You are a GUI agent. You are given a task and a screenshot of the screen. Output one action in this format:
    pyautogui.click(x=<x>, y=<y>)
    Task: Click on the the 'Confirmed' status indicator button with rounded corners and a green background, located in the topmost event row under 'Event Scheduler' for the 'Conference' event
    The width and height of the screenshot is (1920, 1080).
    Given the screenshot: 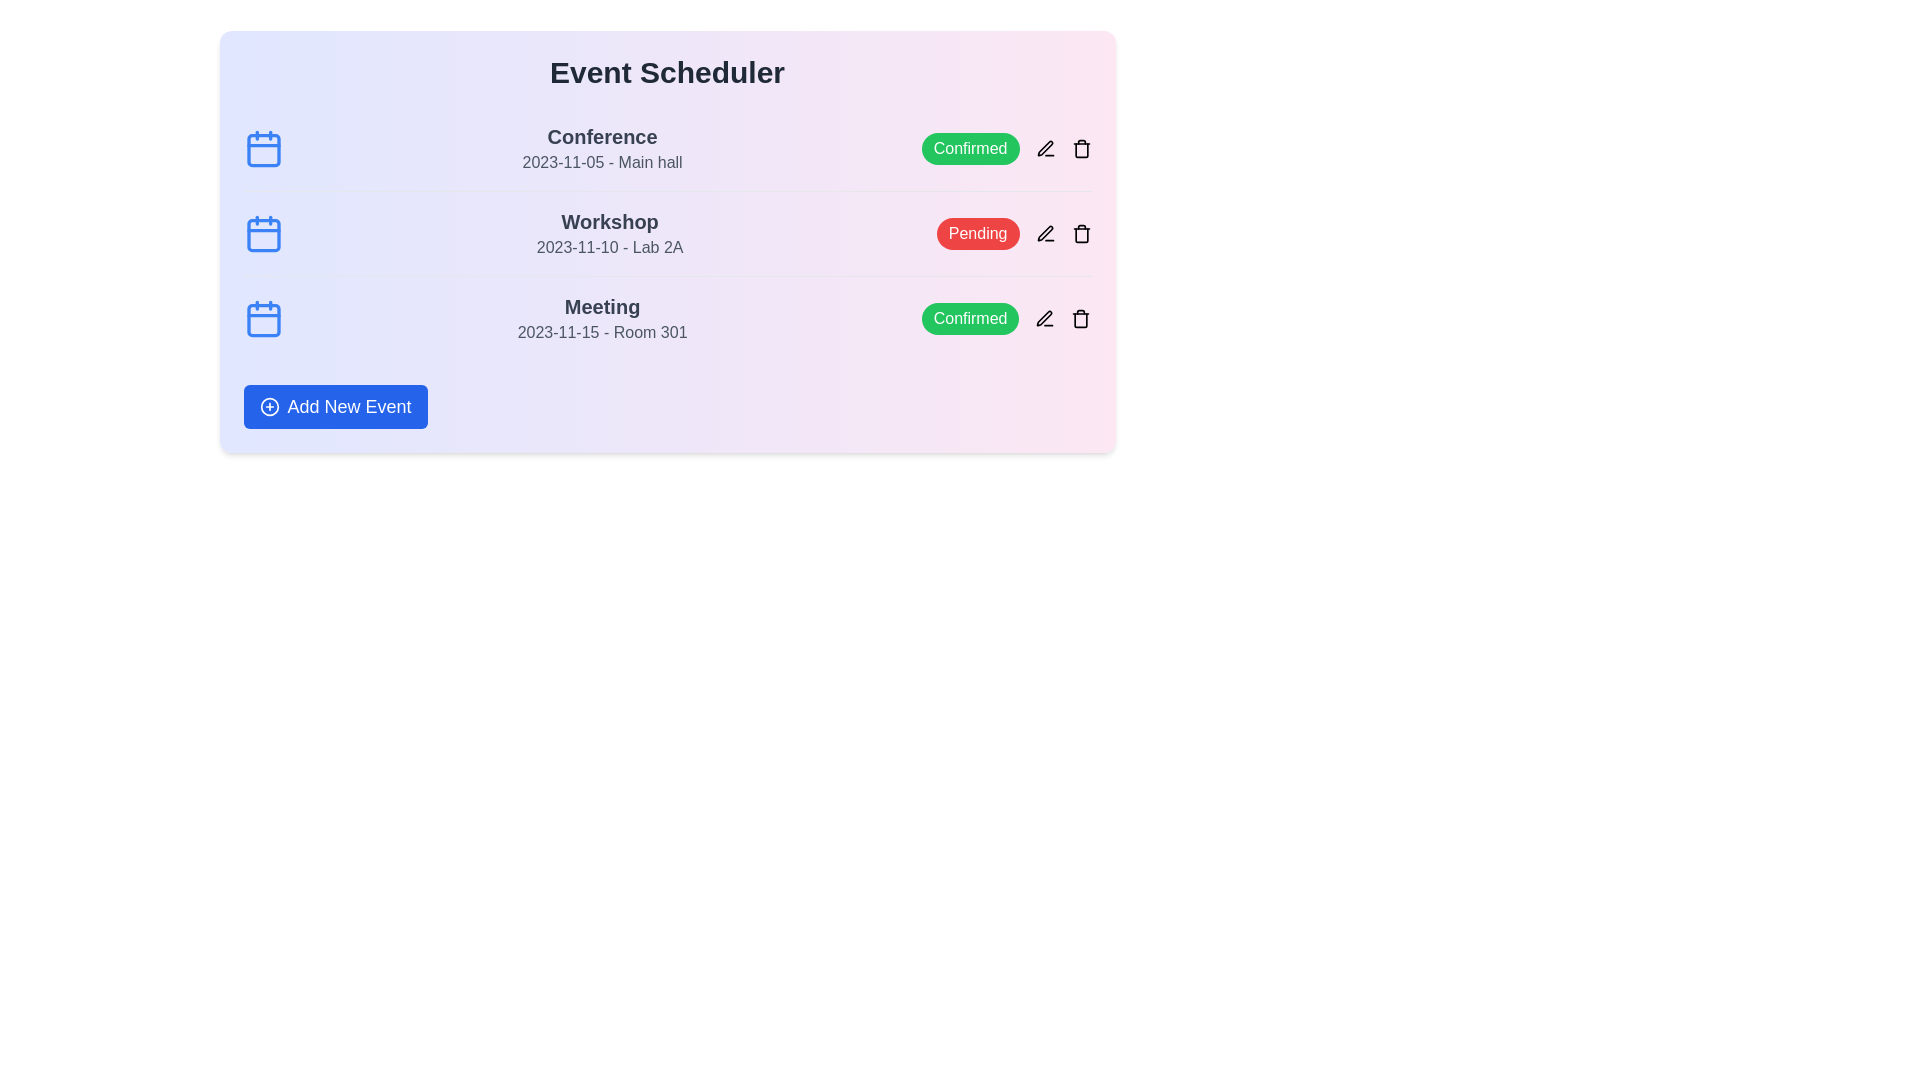 What is the action you would take?
    pyautogui.click(x=1006, y=148)
    